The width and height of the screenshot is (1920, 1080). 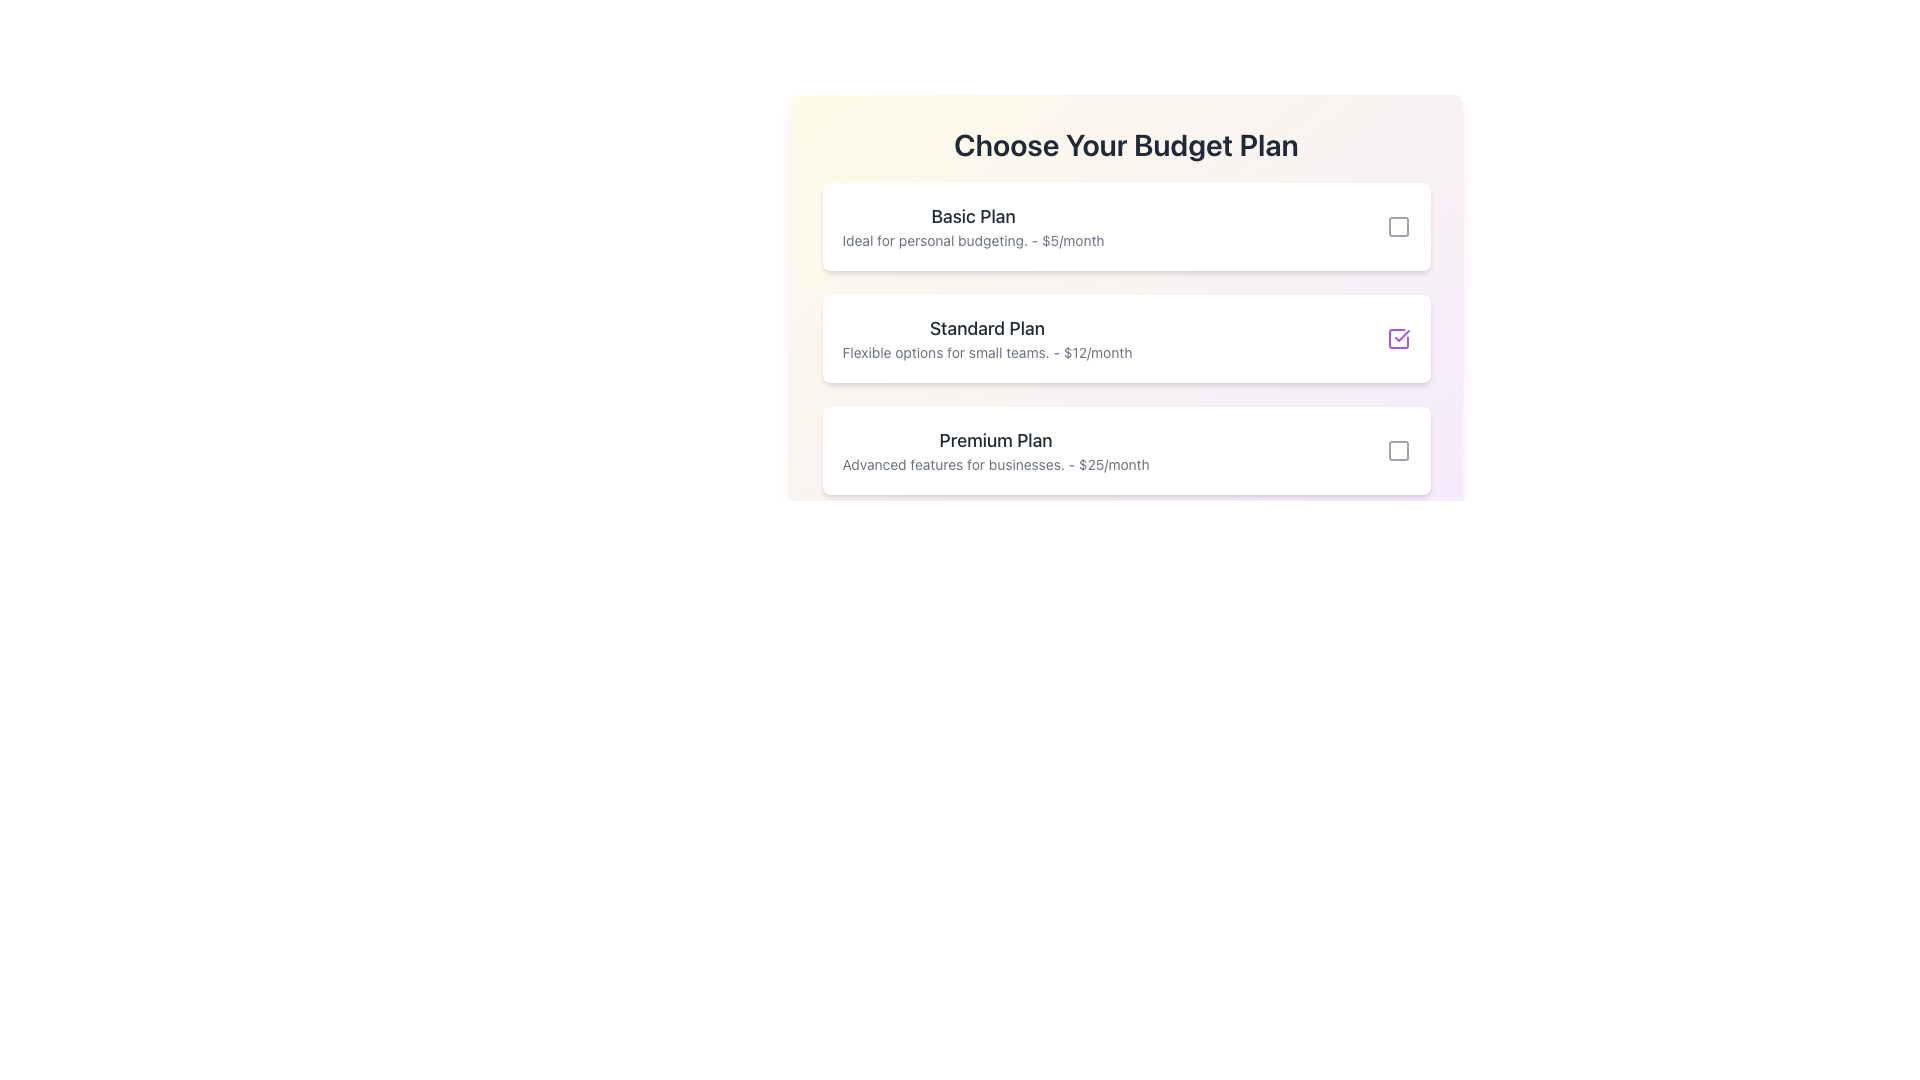 I want to click on the 'Standard Plan' card, which features a bold heading and a descriptor text styled in a smaller font, so click(x=987, y=338).